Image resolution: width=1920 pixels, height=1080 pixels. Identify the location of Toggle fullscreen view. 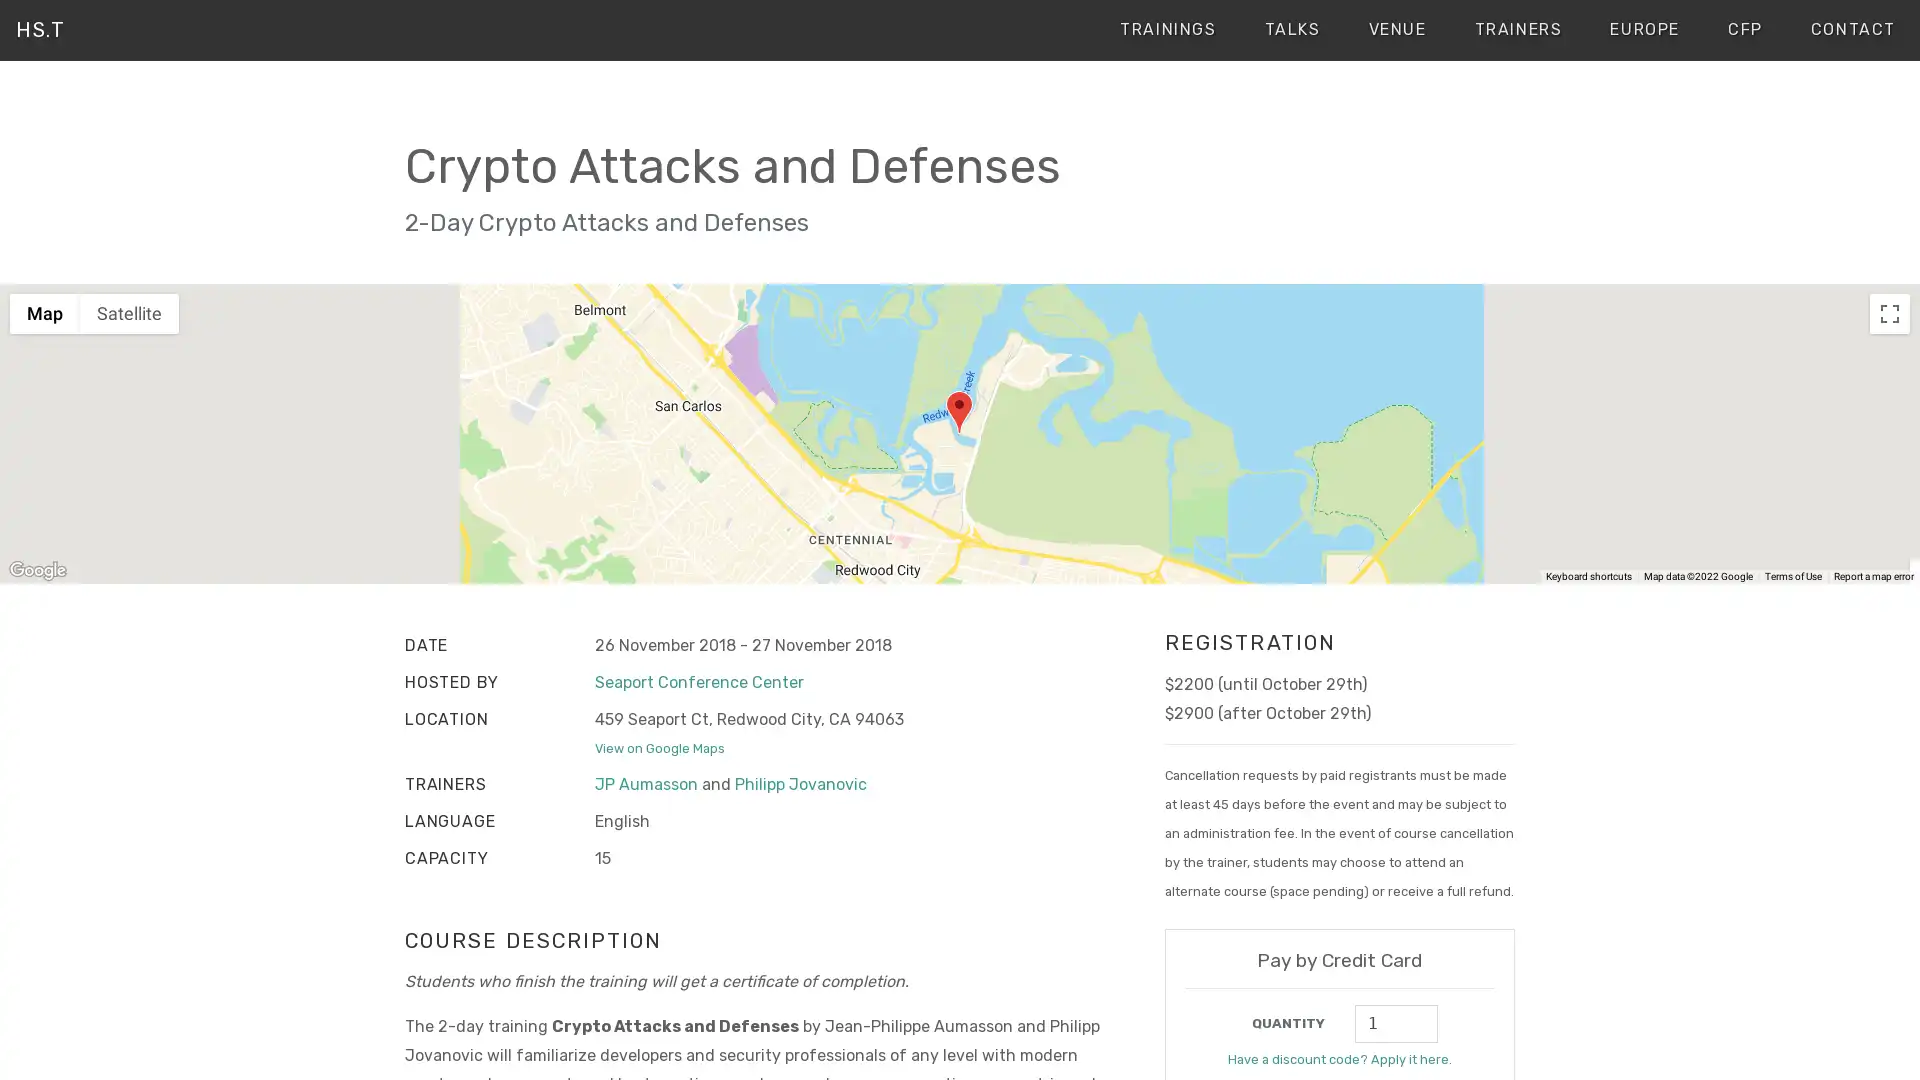
(1889, 312).